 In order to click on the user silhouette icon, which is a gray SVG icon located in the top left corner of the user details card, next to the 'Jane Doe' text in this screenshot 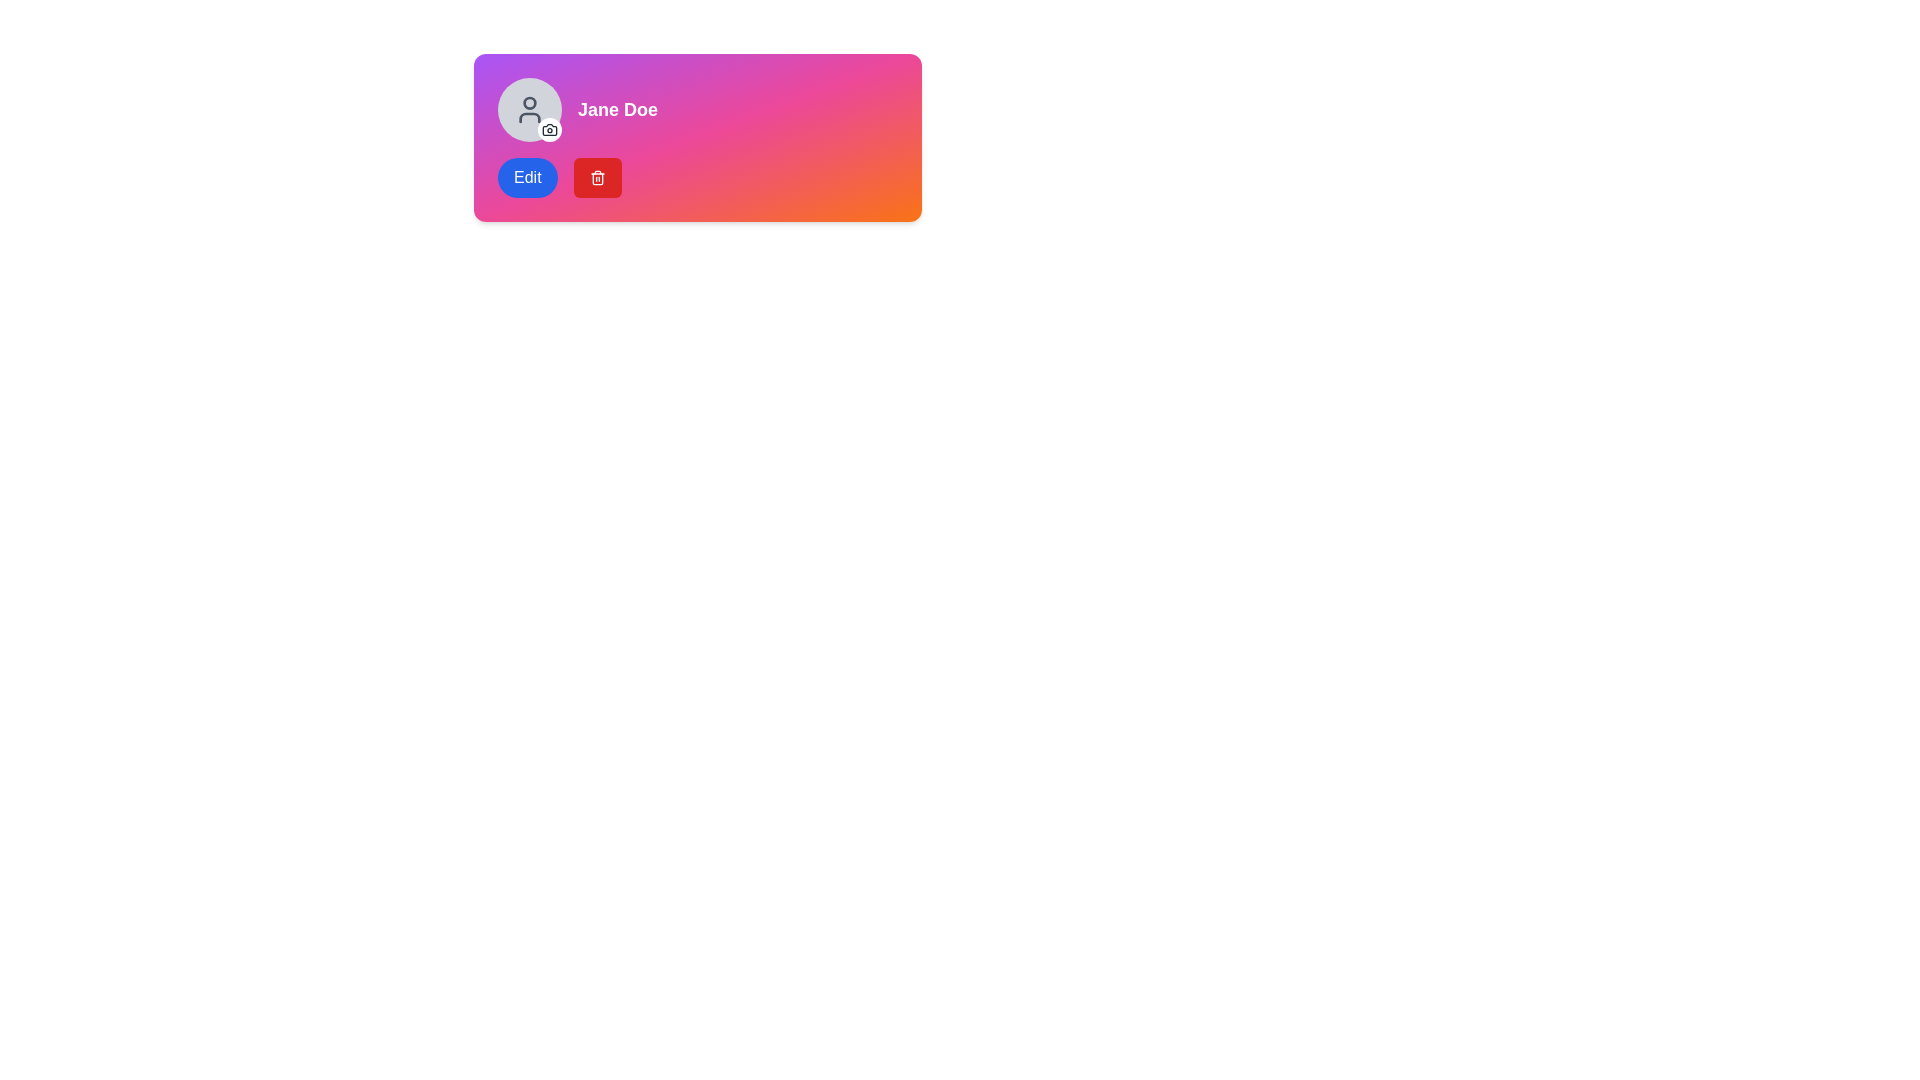, I will do `click(529, 110)`.